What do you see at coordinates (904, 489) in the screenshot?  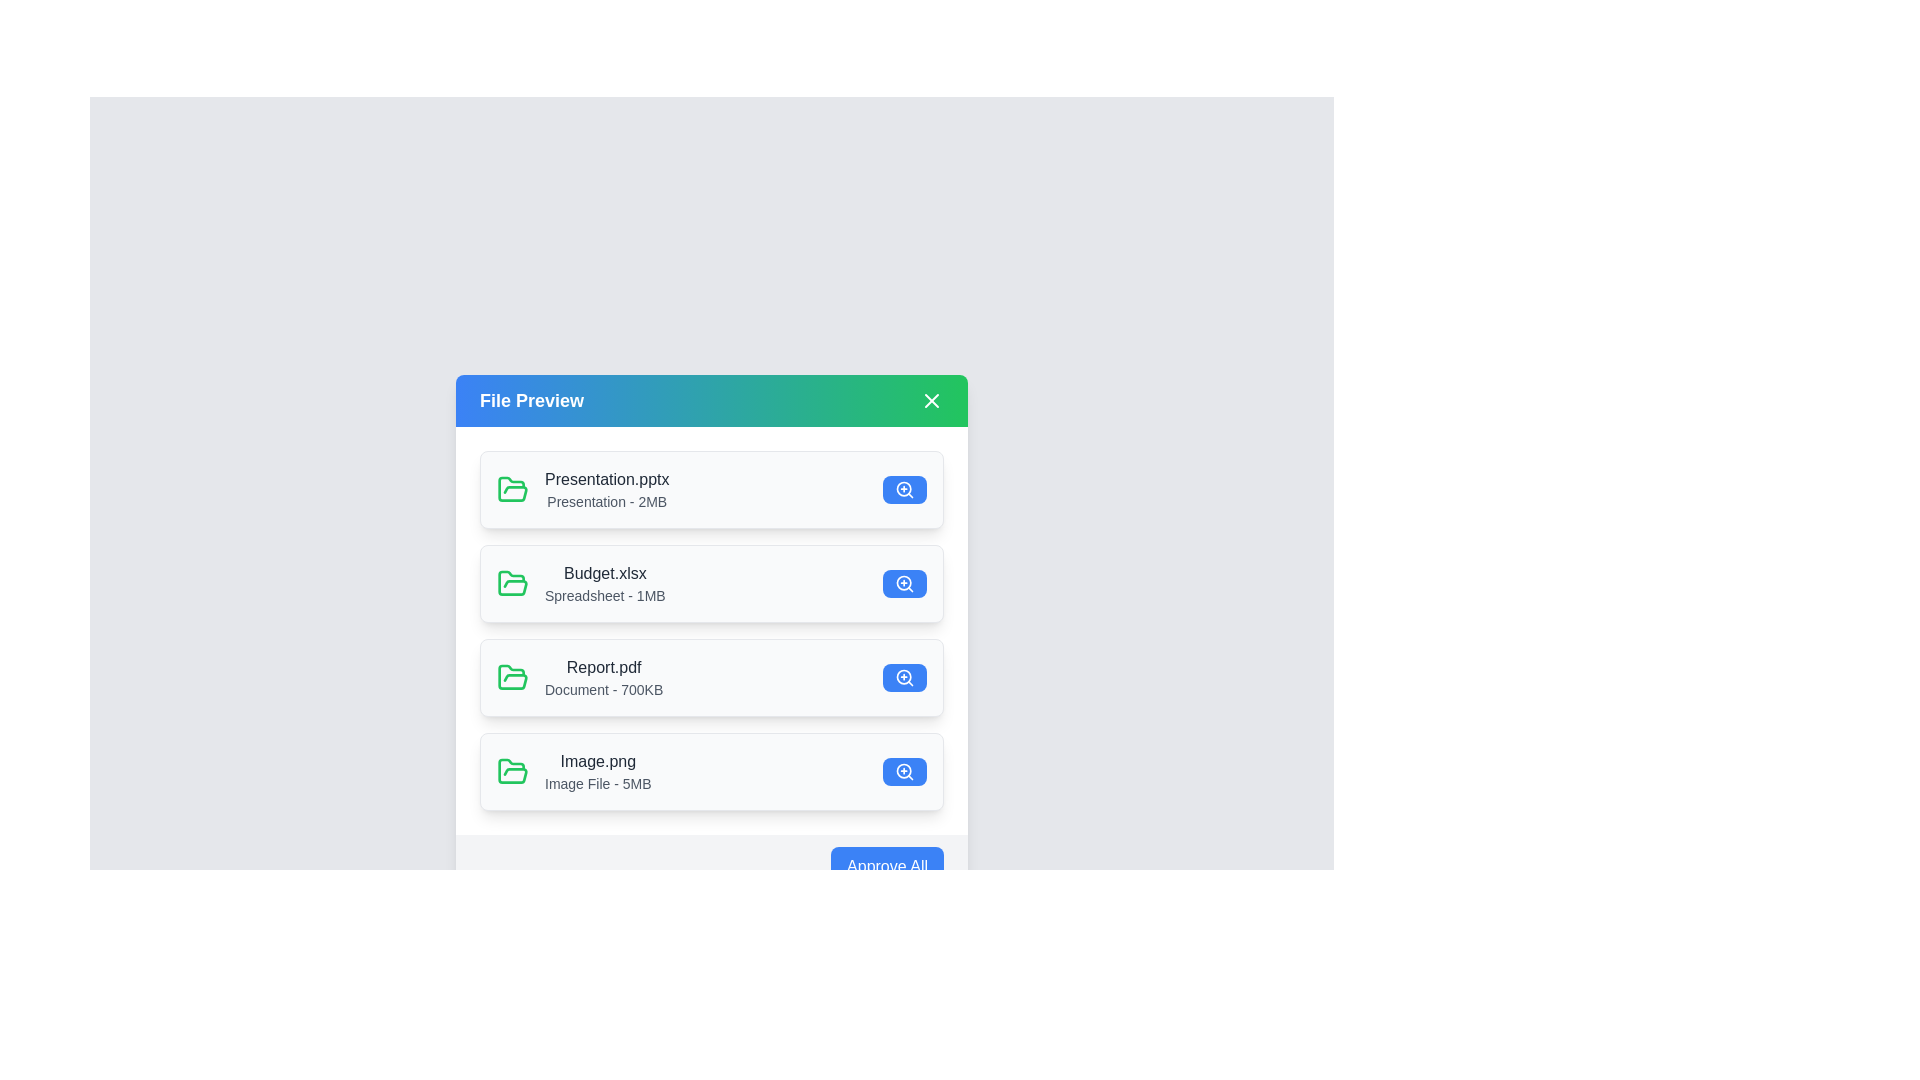 I see `the 'Zoom' button next to the file named Presentation.pptx` at bounding box center [904, 489].